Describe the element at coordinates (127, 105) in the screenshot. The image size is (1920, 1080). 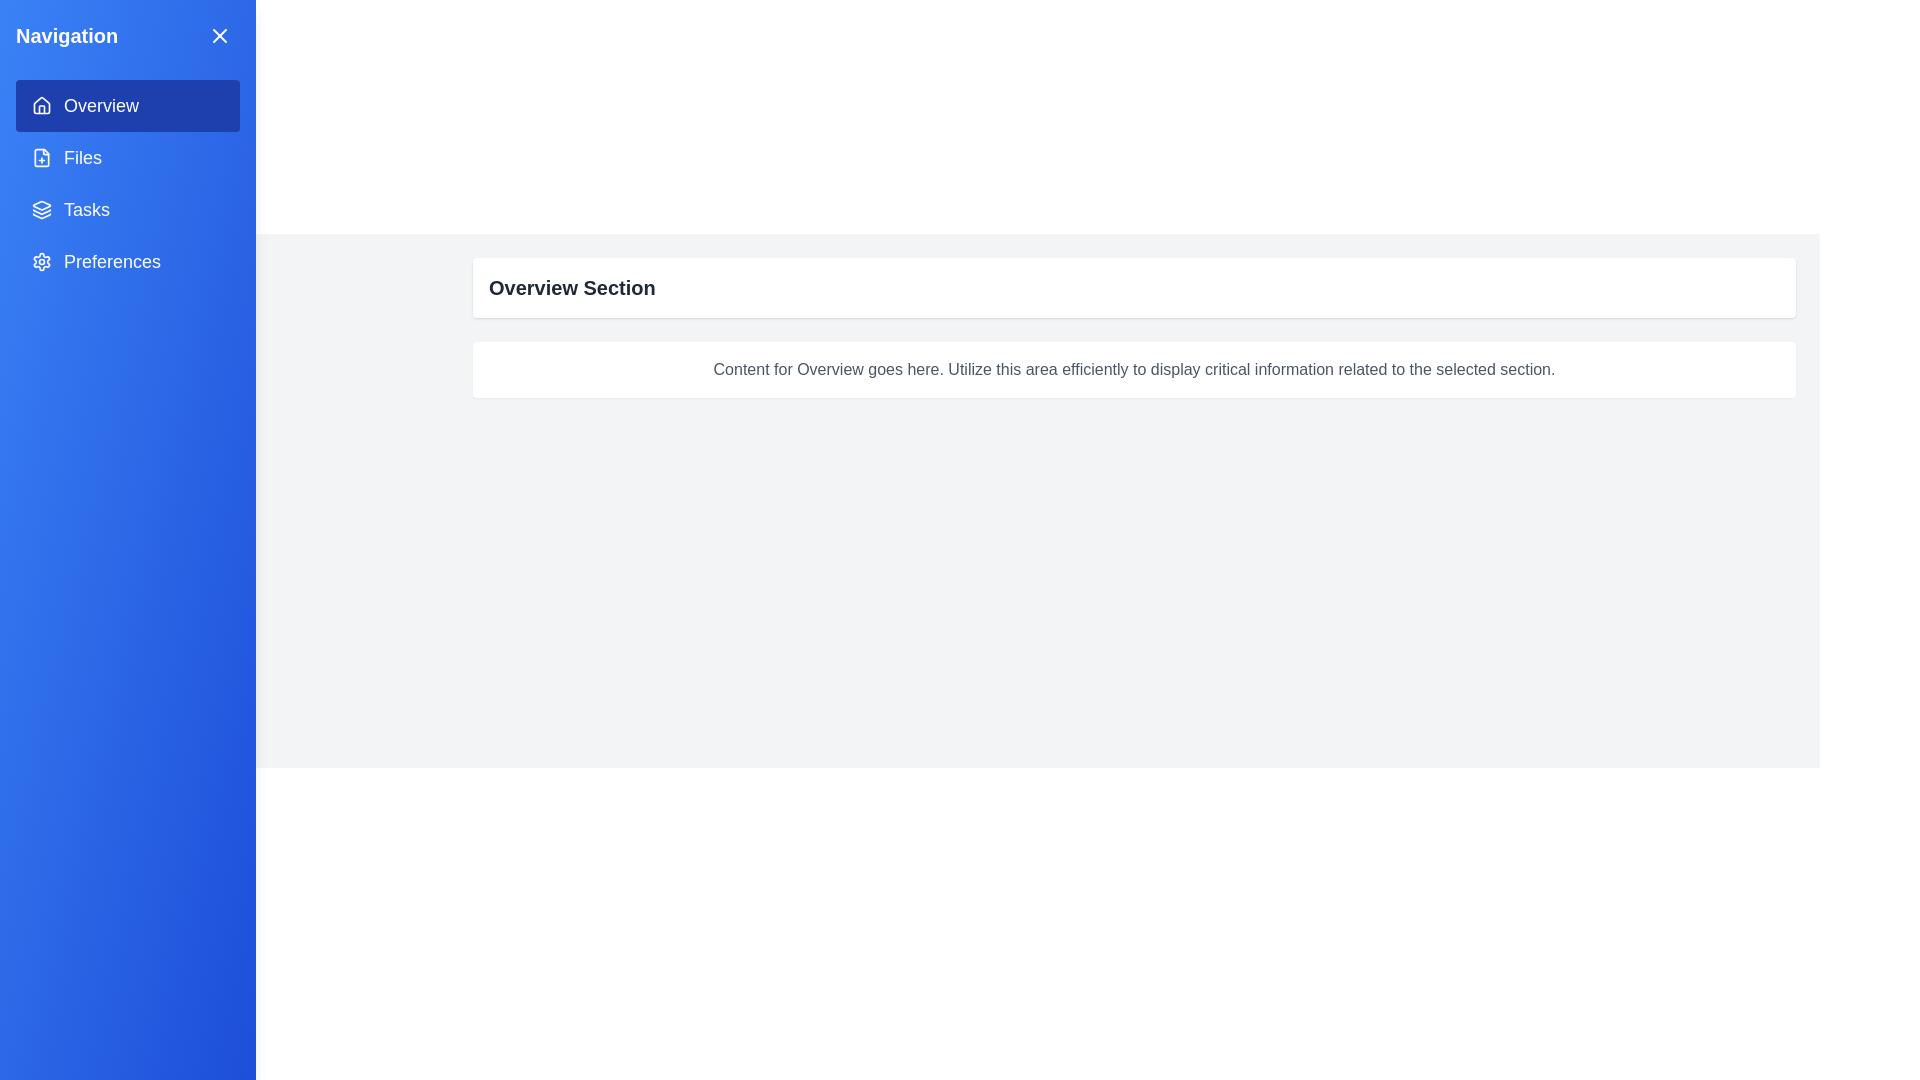
I see `the menu item corresponding to Overview in the navigation menu` at that location.